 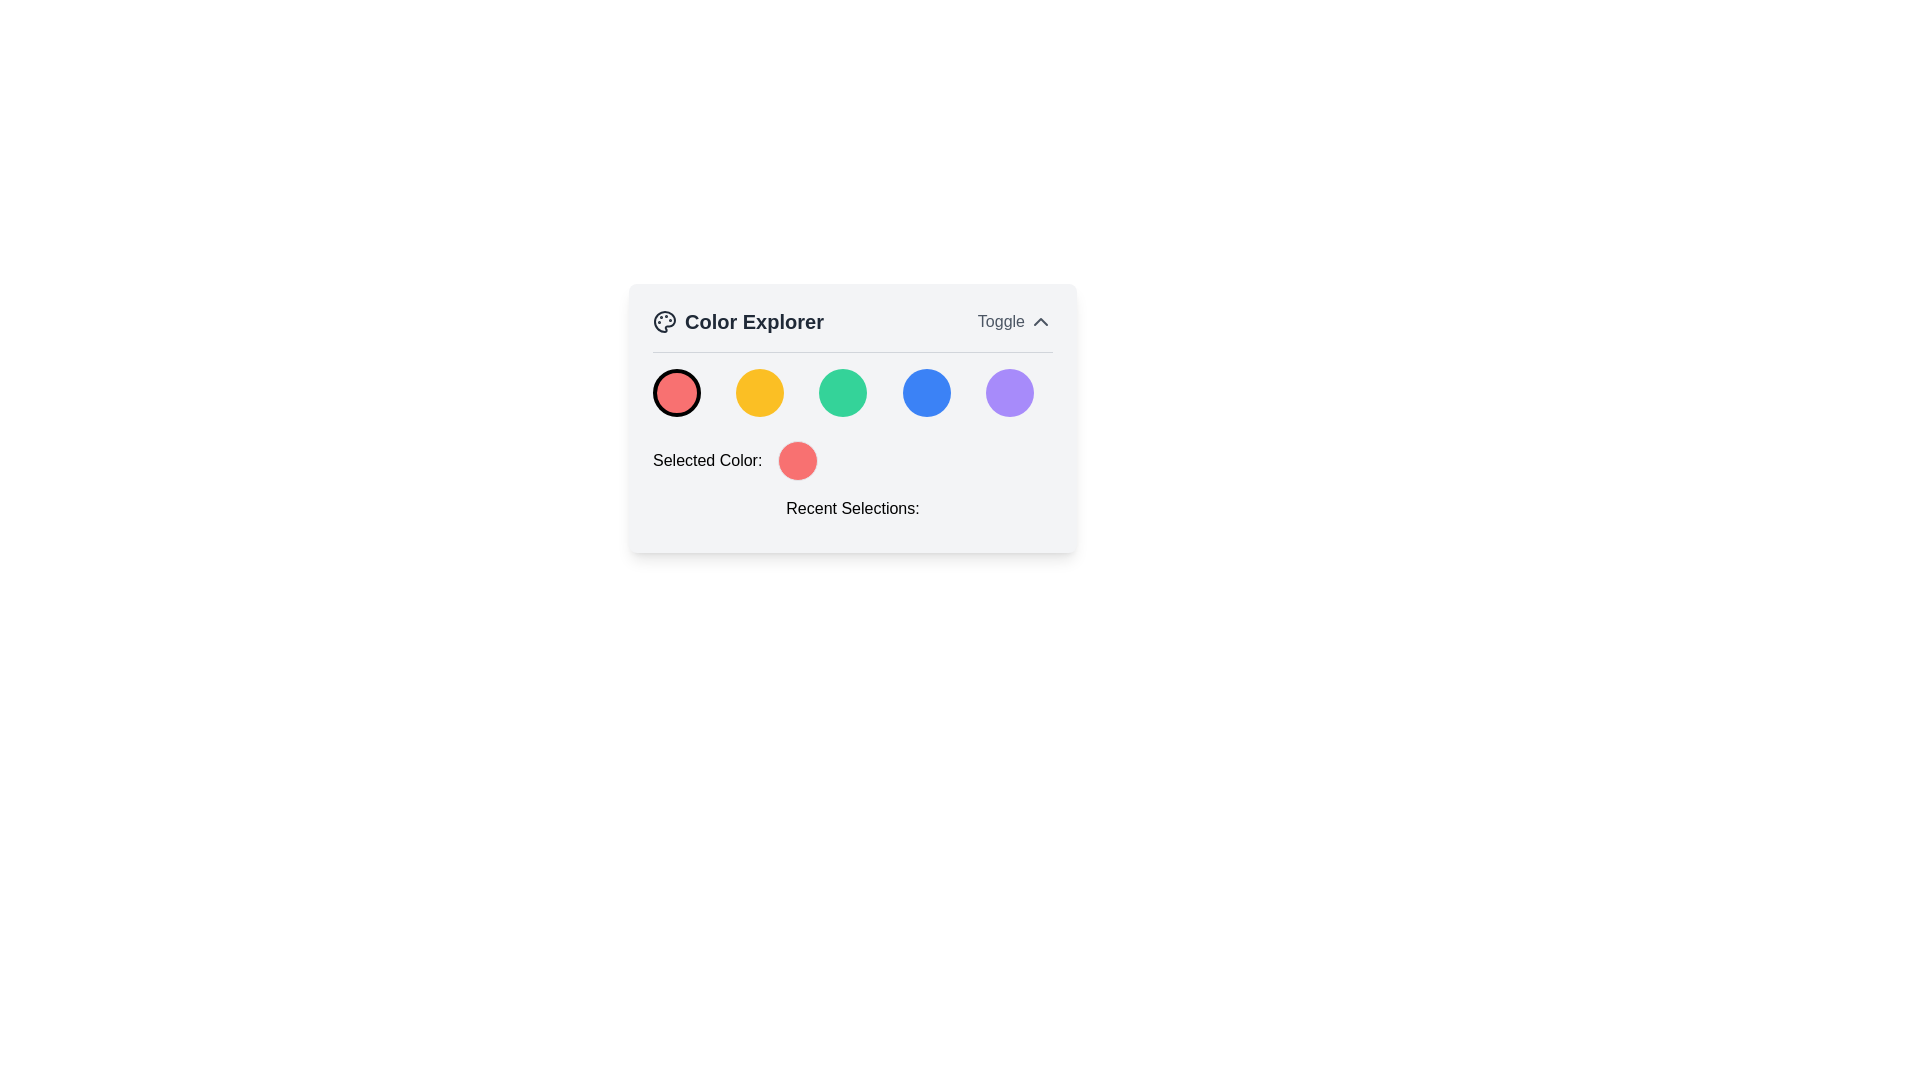 I want to click on the colored circular icons within the 'Color Explorer' card component, which has a light gray background and rounded corners, so click(x=853, y=416).